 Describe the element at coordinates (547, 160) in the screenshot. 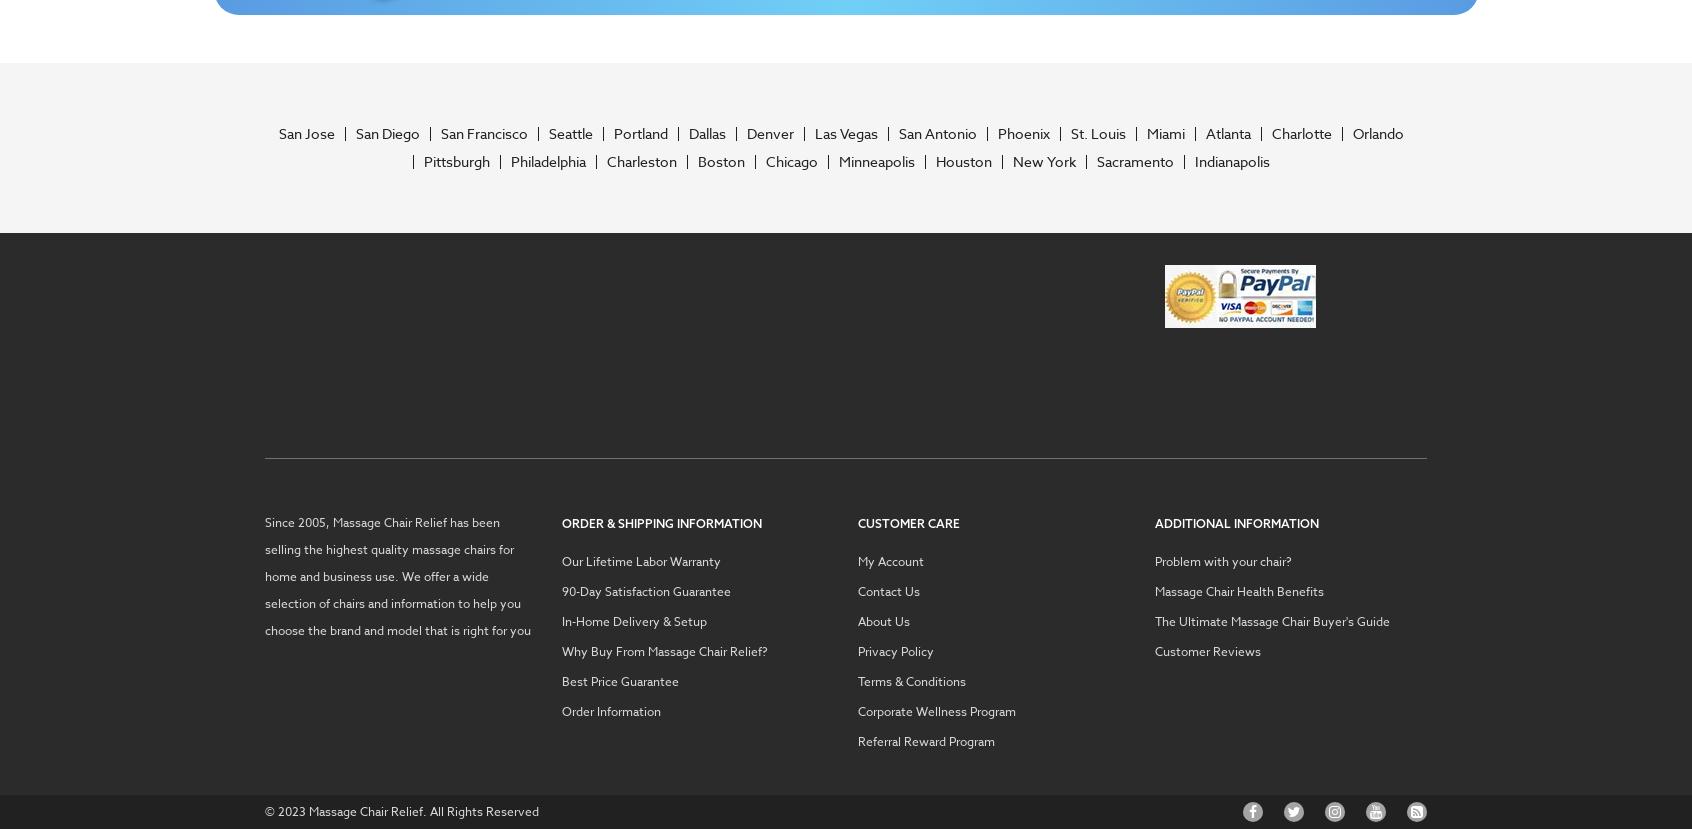

I see `'Philadelphia'` at that location.